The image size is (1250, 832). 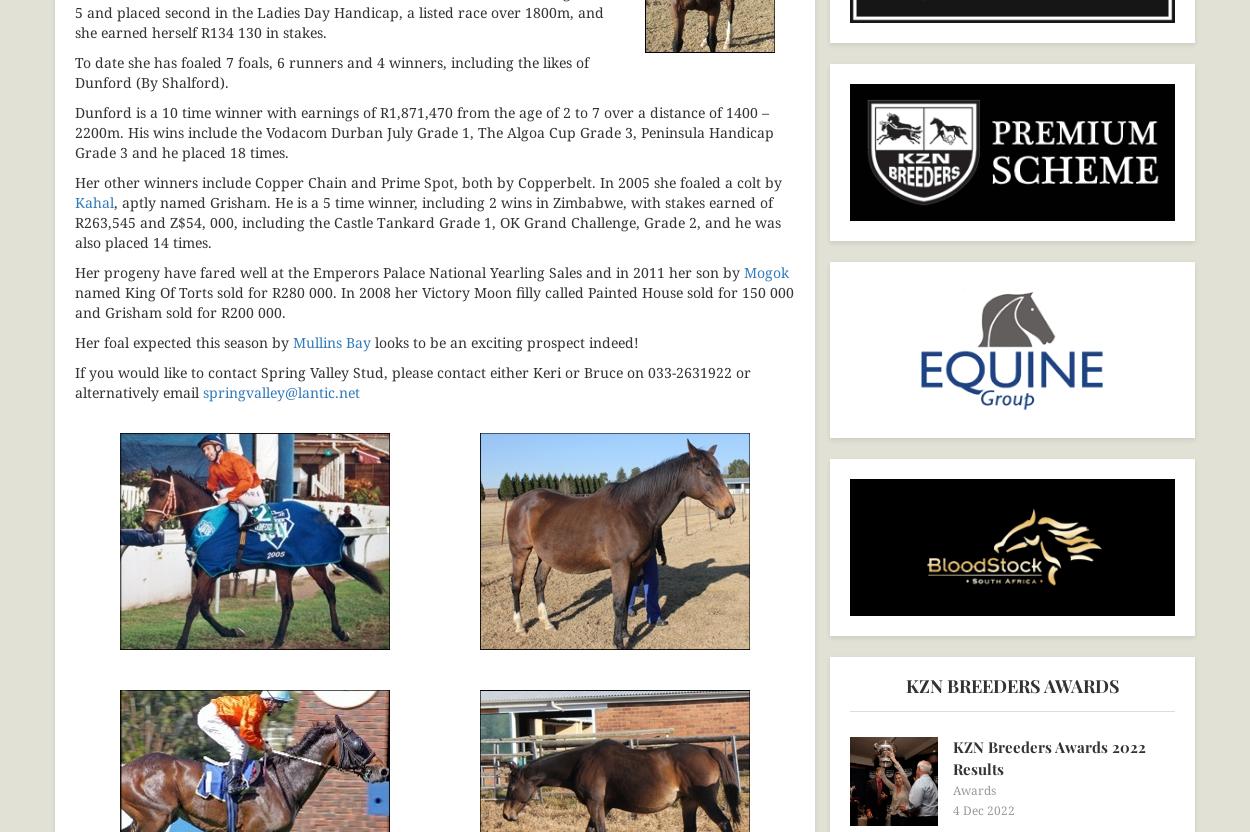 I want to click on 'Kahal', so click(x=74, y=200).